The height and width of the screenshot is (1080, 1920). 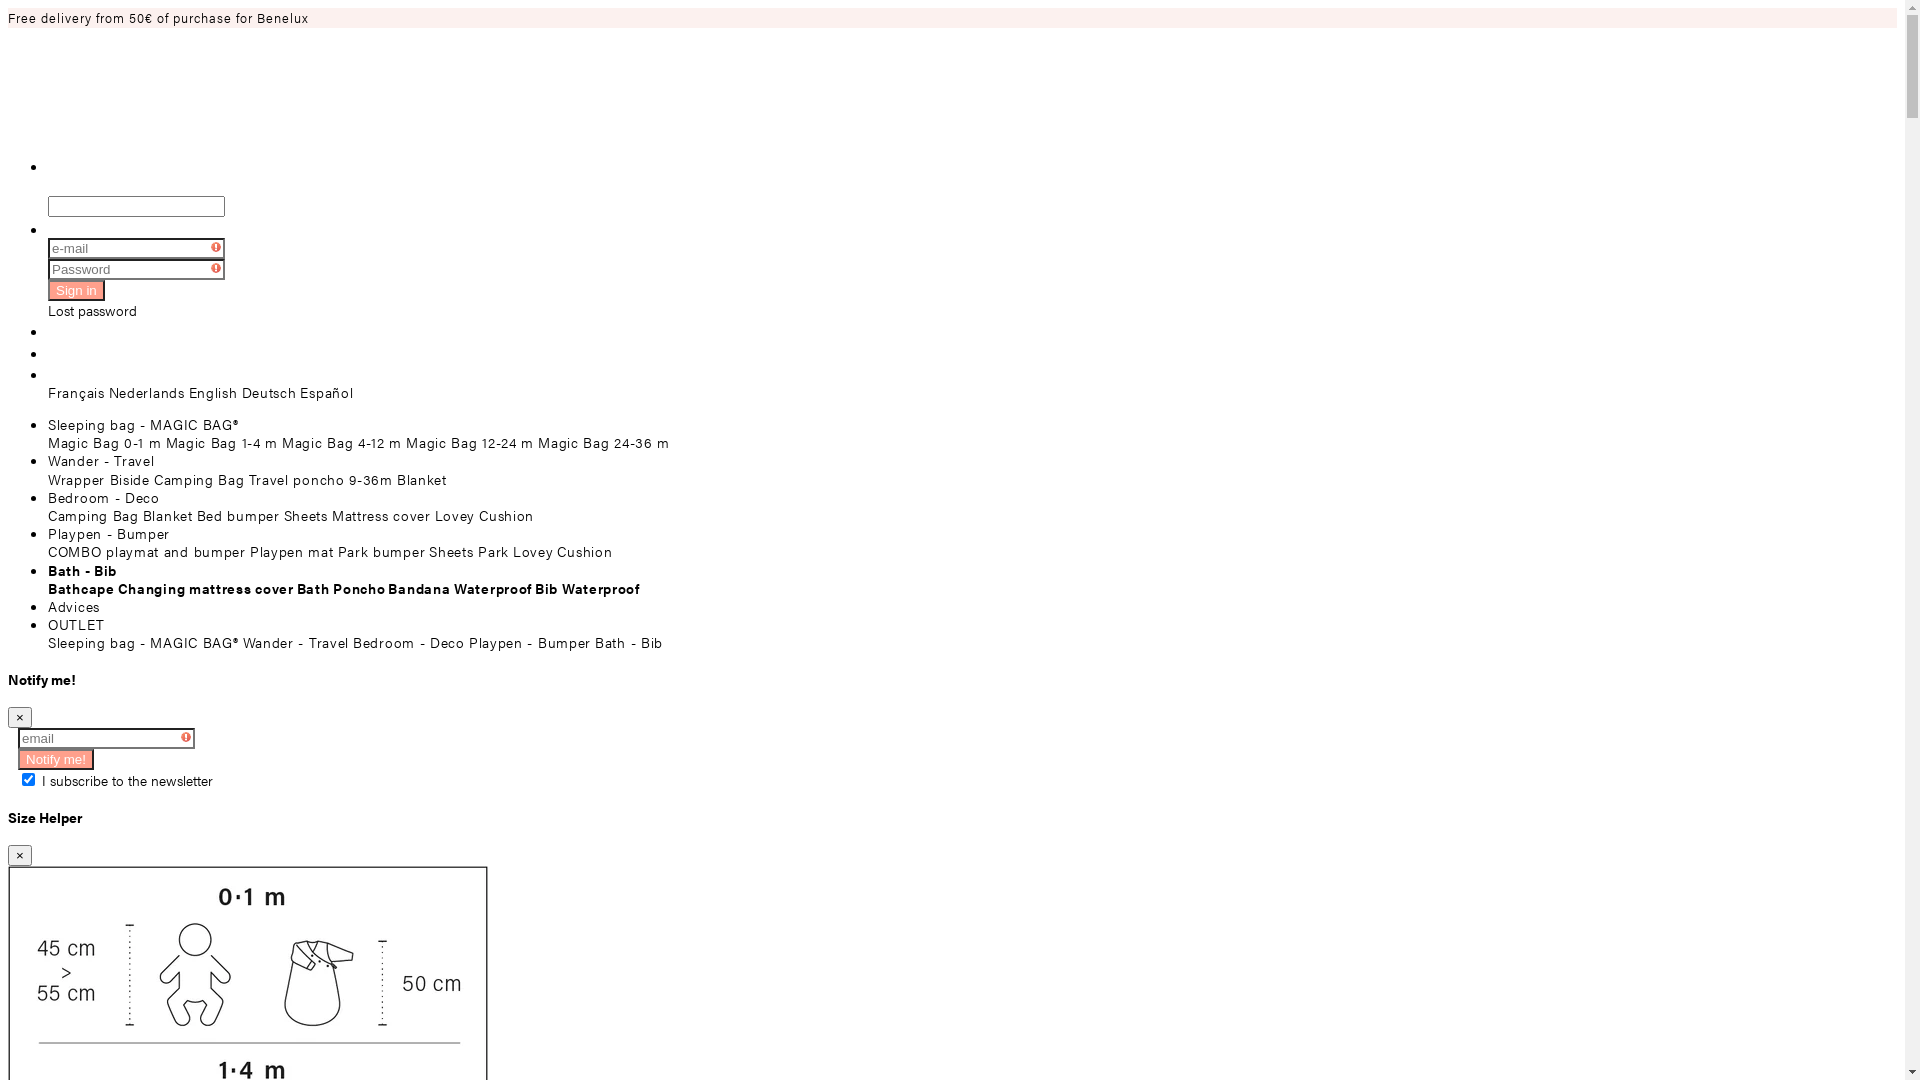 I want to click on 'Blanket', so click(x=168, y=514).